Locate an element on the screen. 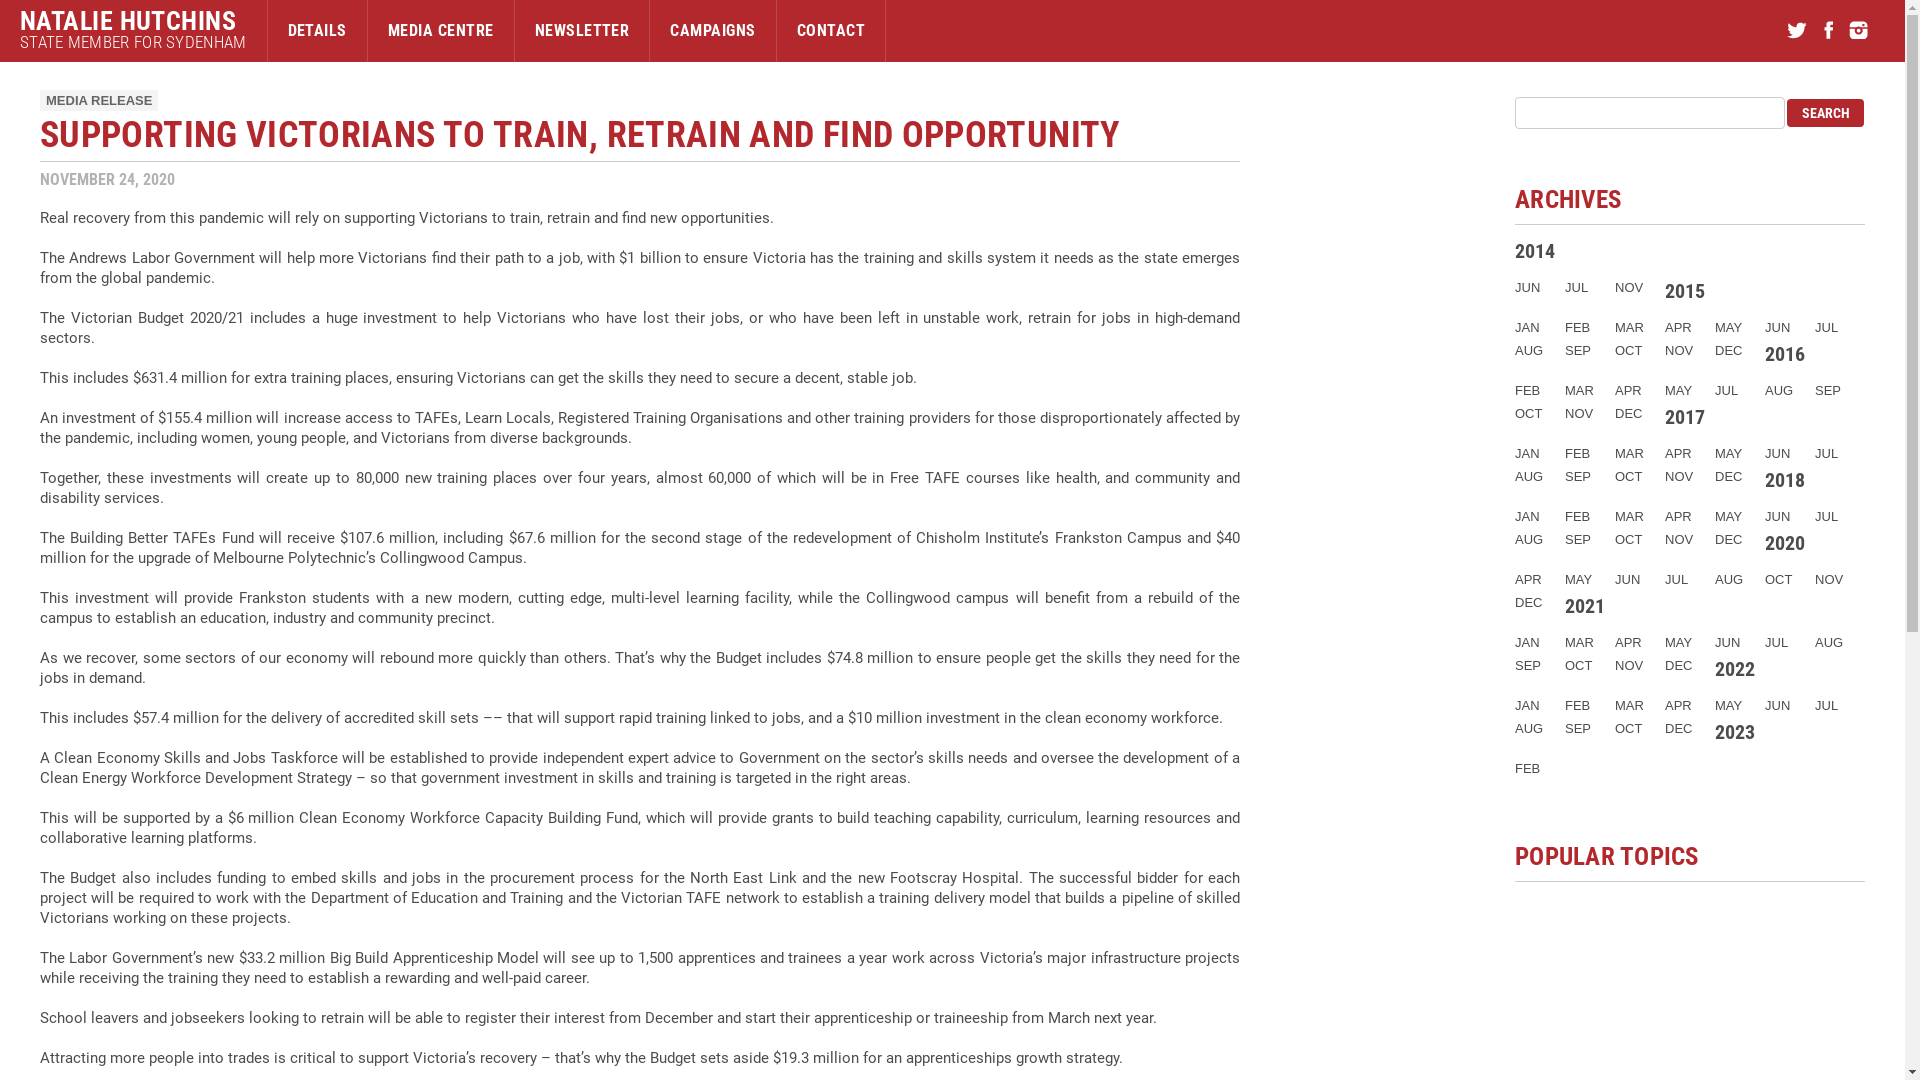 The width and height of the screenshot is (1920, 1080). '2018' is located at coordinates (1785, 479).